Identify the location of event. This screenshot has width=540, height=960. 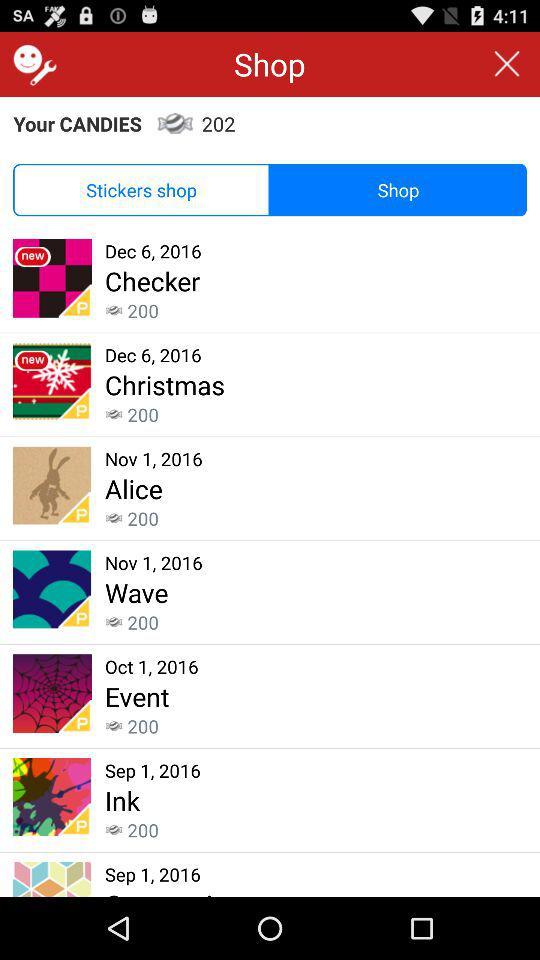
(136, 696).